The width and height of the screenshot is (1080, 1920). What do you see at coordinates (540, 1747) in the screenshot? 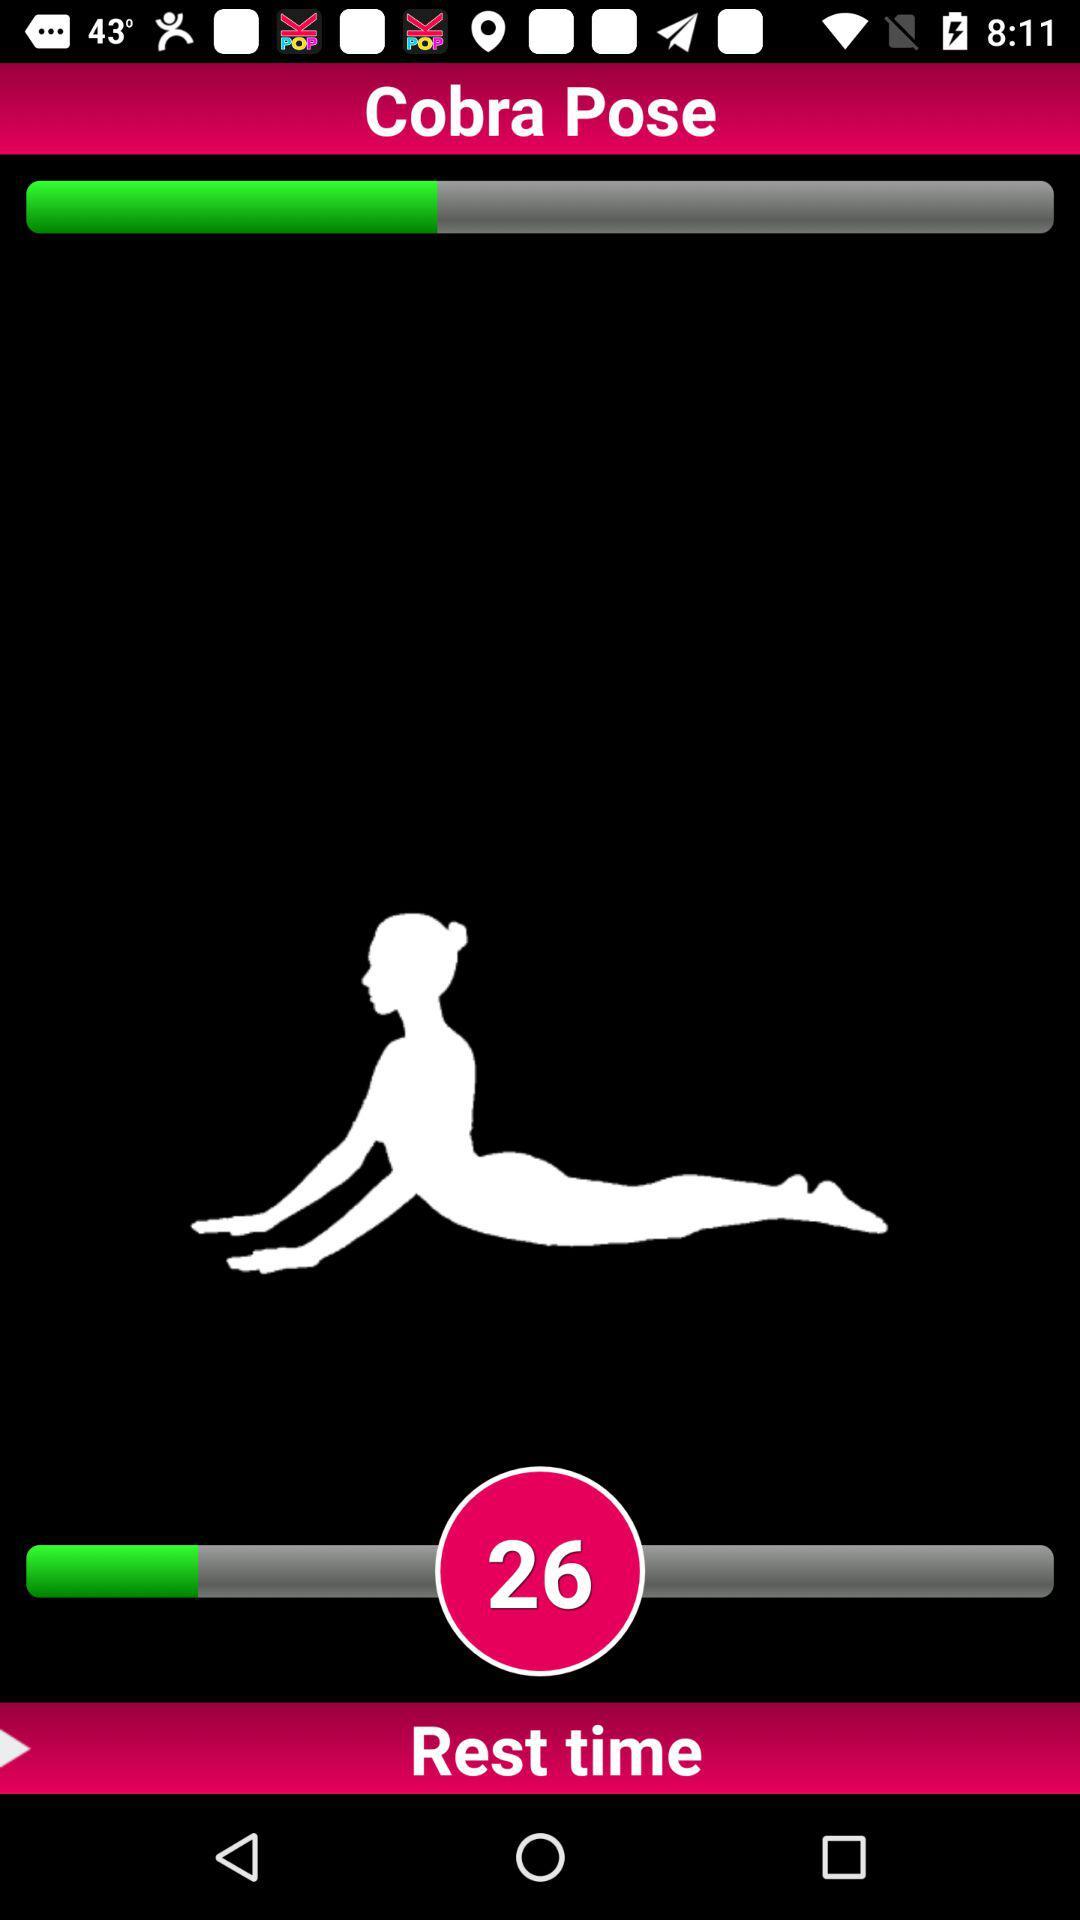
I see `the app below the 26` at bounding box center [540, 1747].